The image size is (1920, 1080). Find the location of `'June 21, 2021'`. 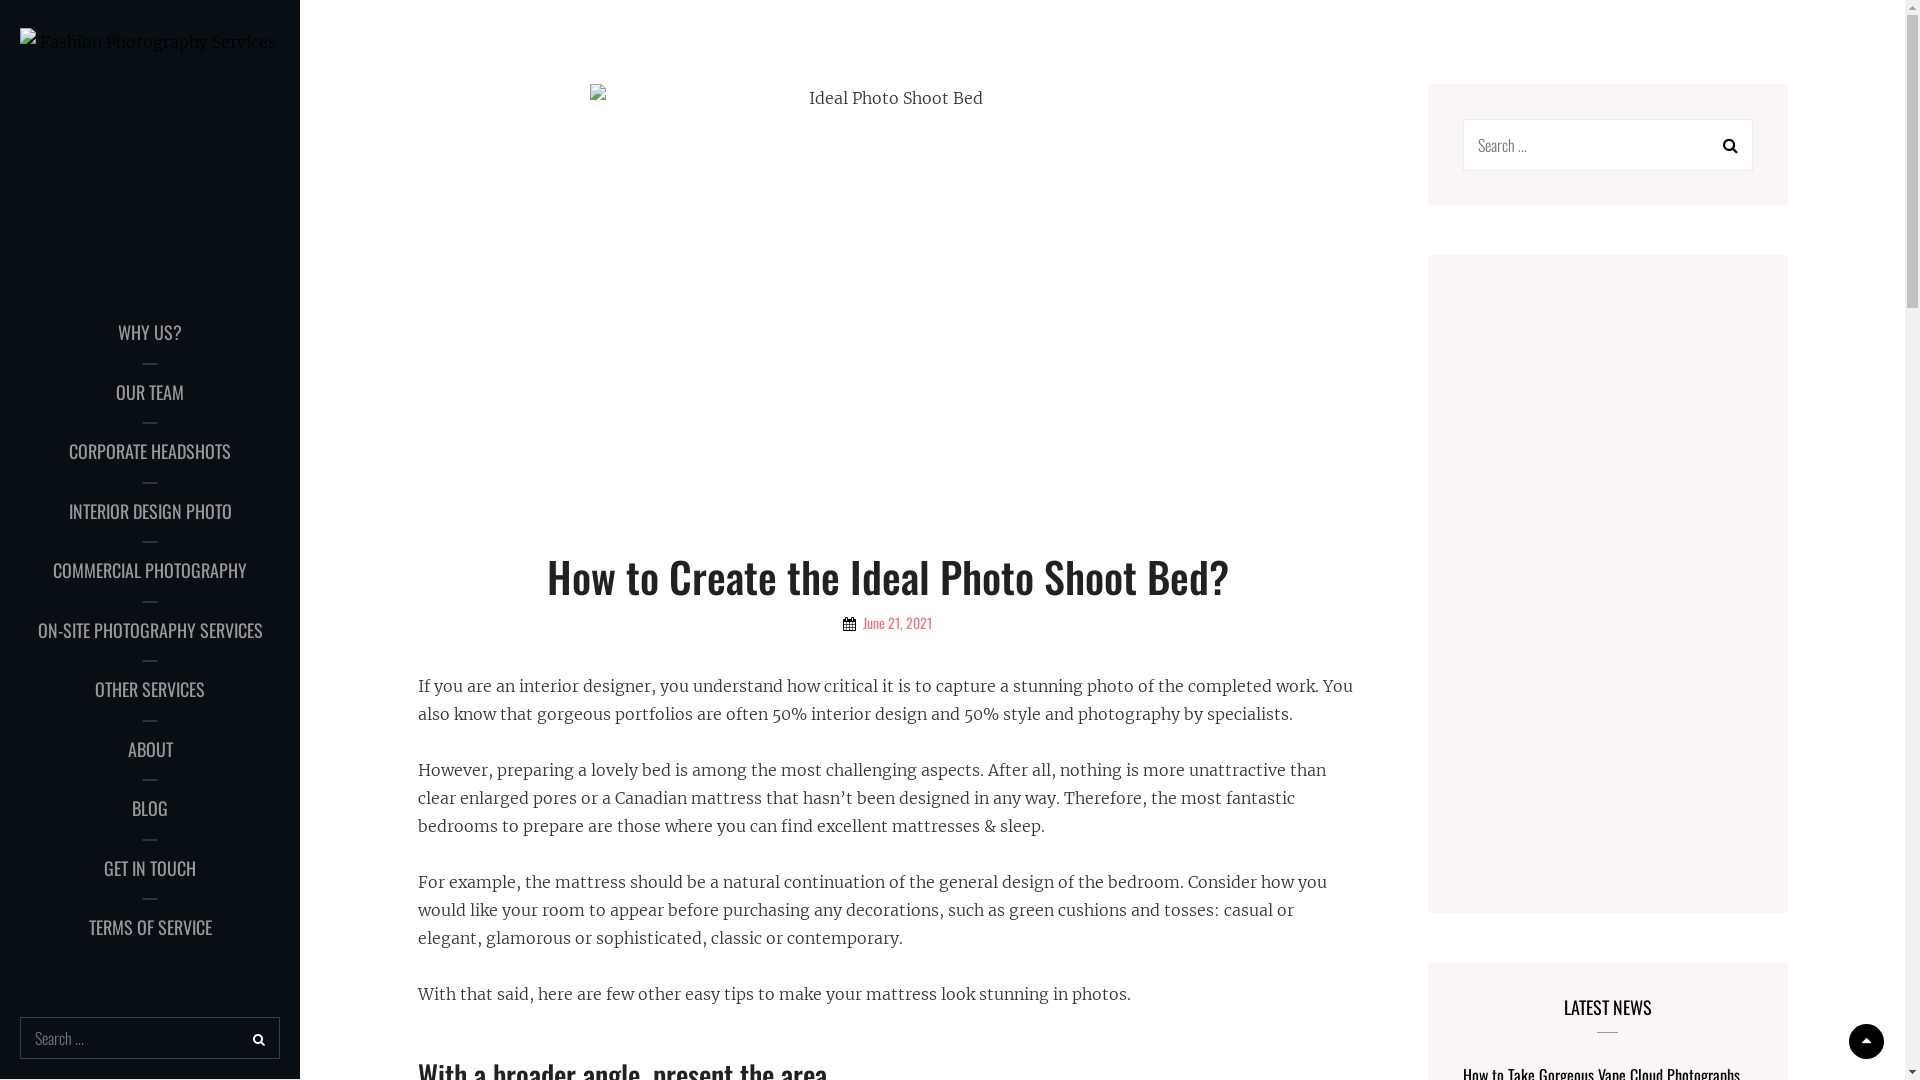

'June 21, 2021' is located at coordinates (886, 621).